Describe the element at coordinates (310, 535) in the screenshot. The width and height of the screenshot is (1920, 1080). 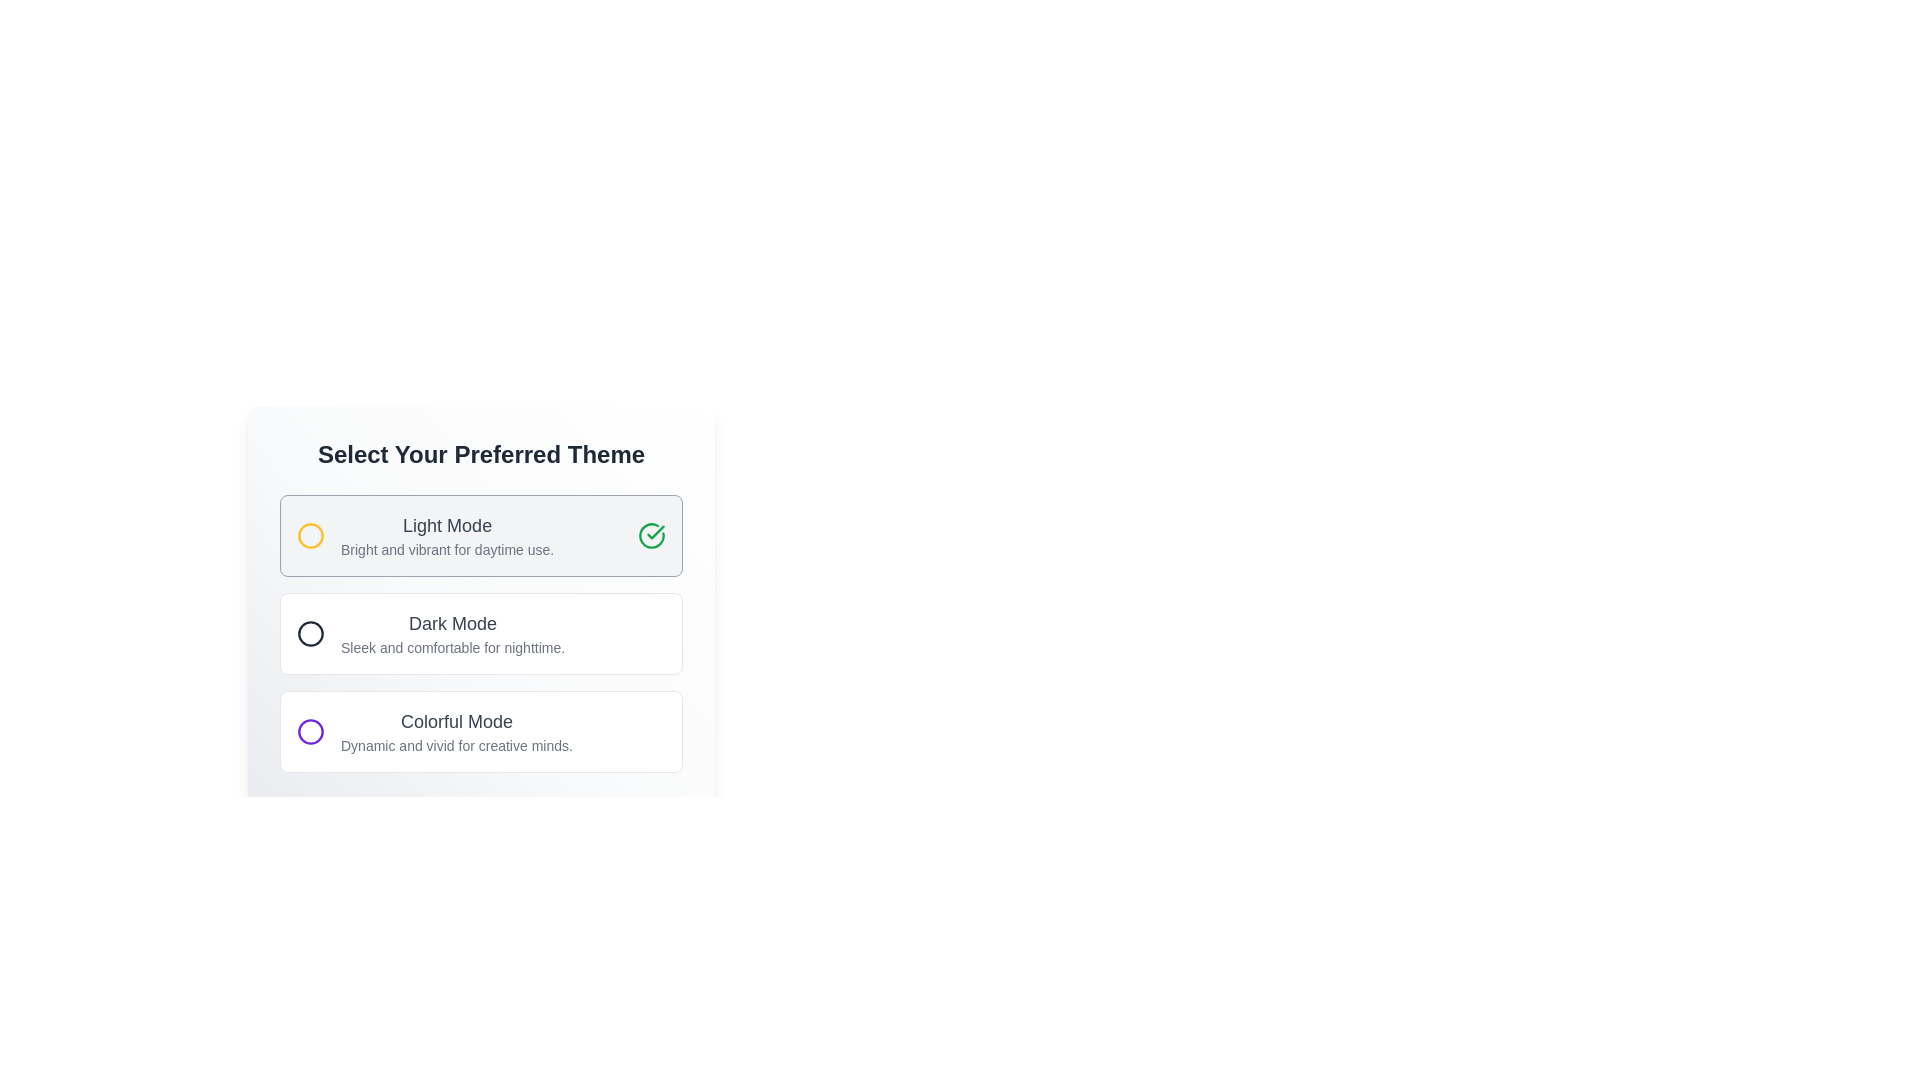
I see `the circle part of the radio button for the 'Light Mode' theme option, which serves as a visual indicator of selection` at that location.